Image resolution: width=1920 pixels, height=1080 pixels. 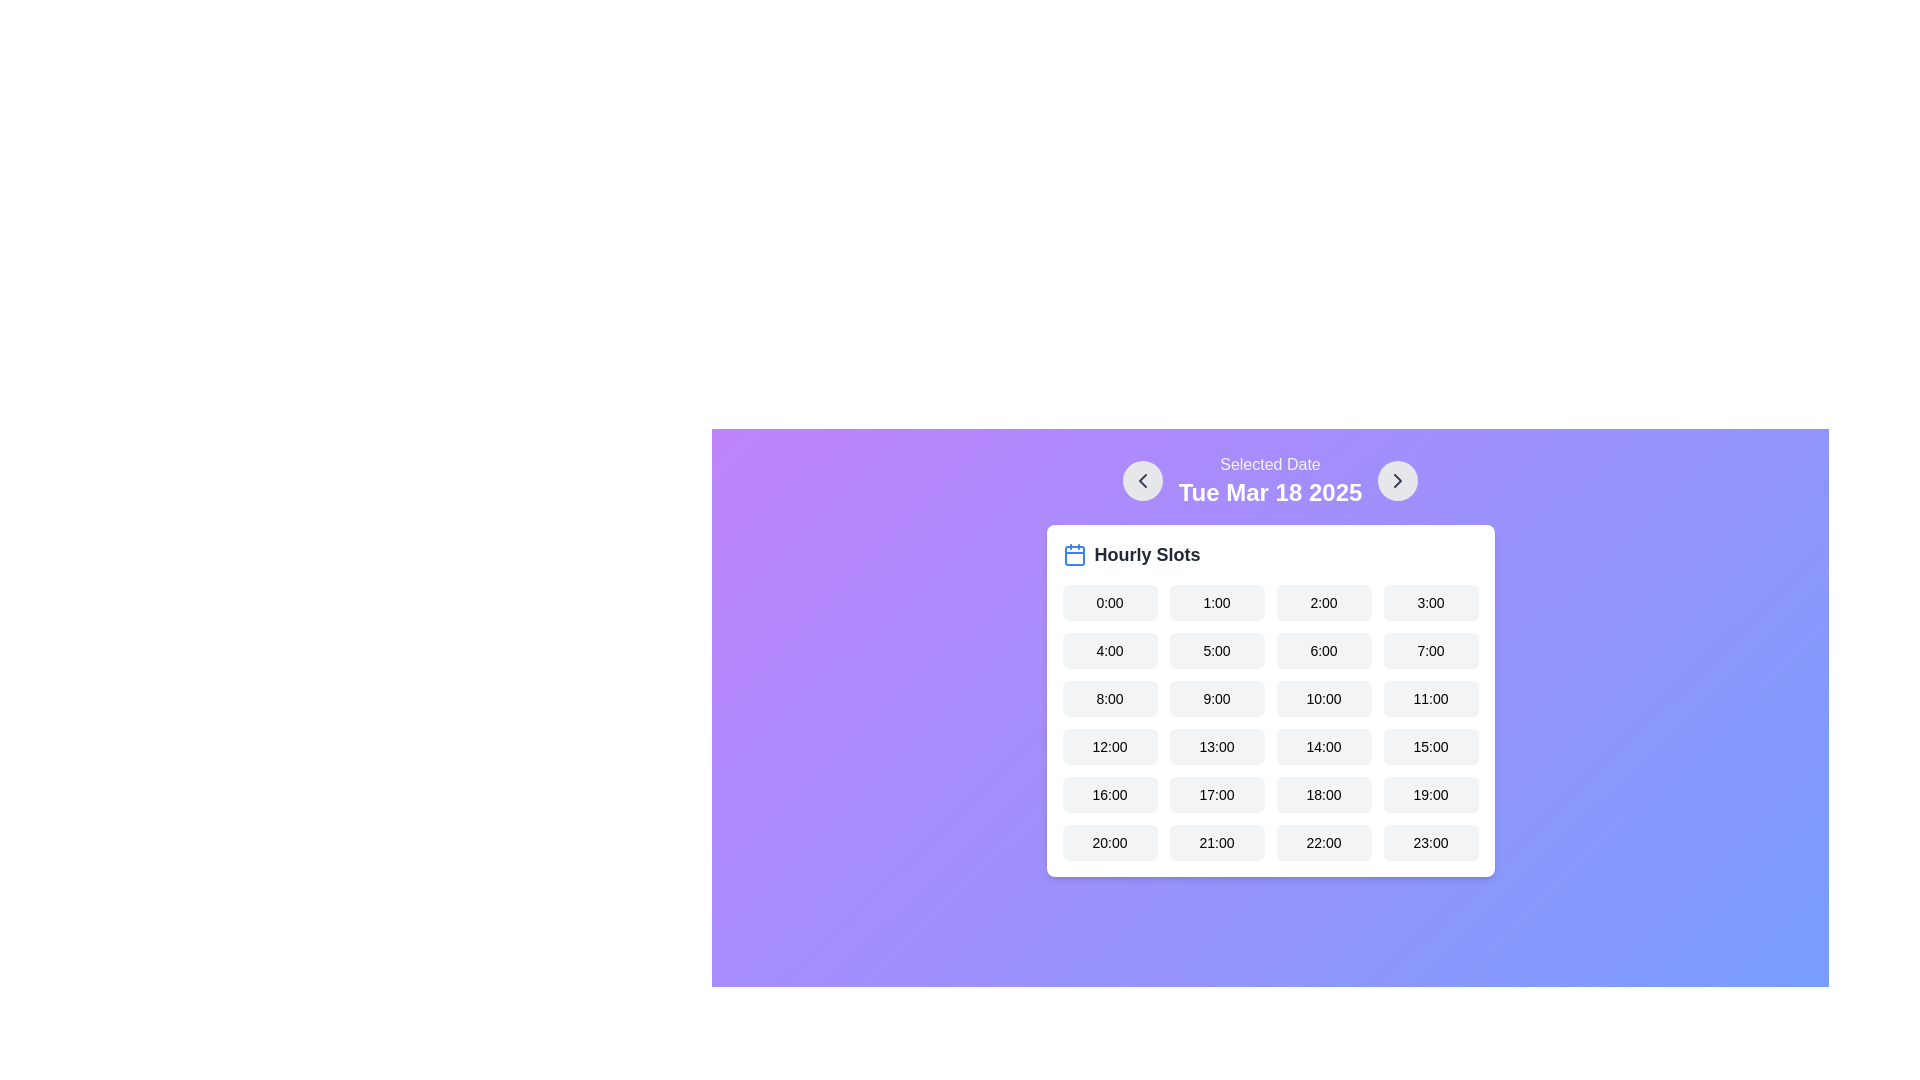 What do you see at coordinates (1396, 481) in the screenshot?
I see `the forward chevron icon button located in the top right section of the interface` at bounding box center [1396, 481].